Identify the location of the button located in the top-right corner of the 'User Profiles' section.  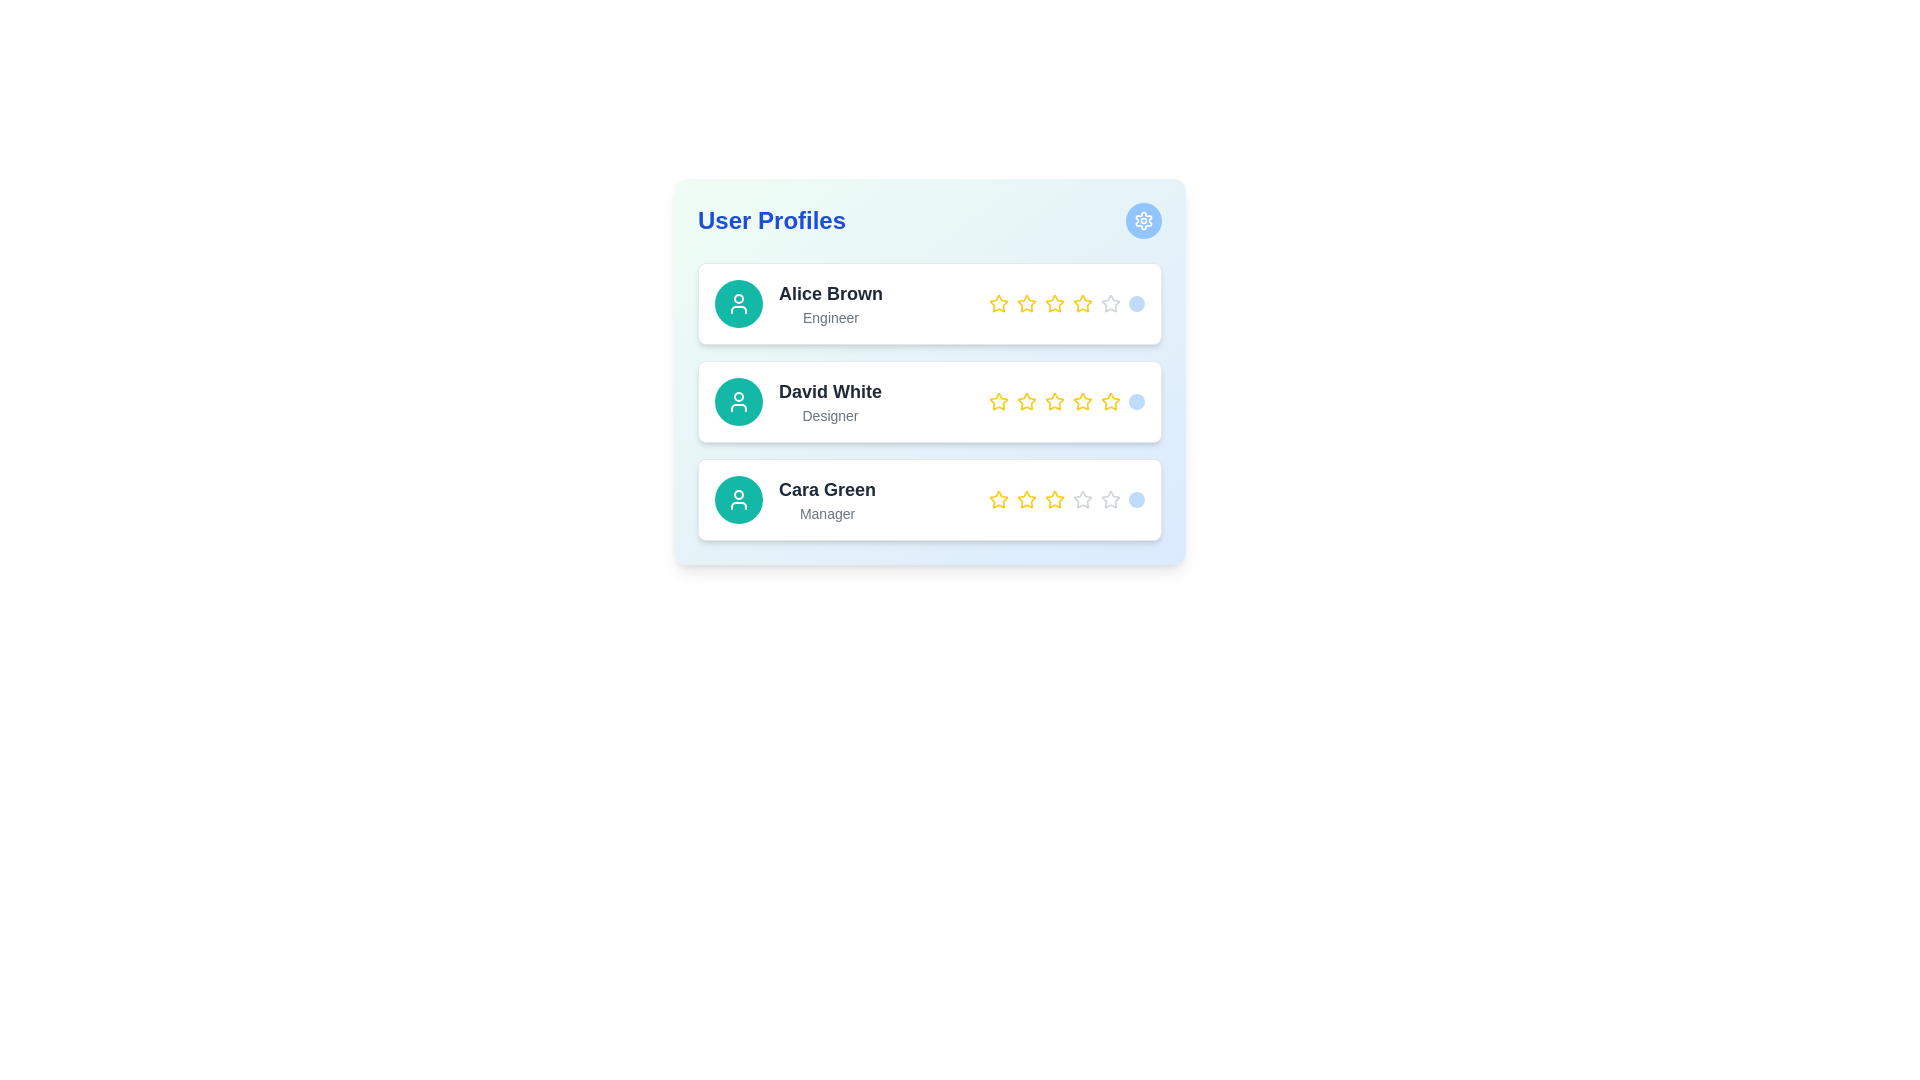
(1143, 220).